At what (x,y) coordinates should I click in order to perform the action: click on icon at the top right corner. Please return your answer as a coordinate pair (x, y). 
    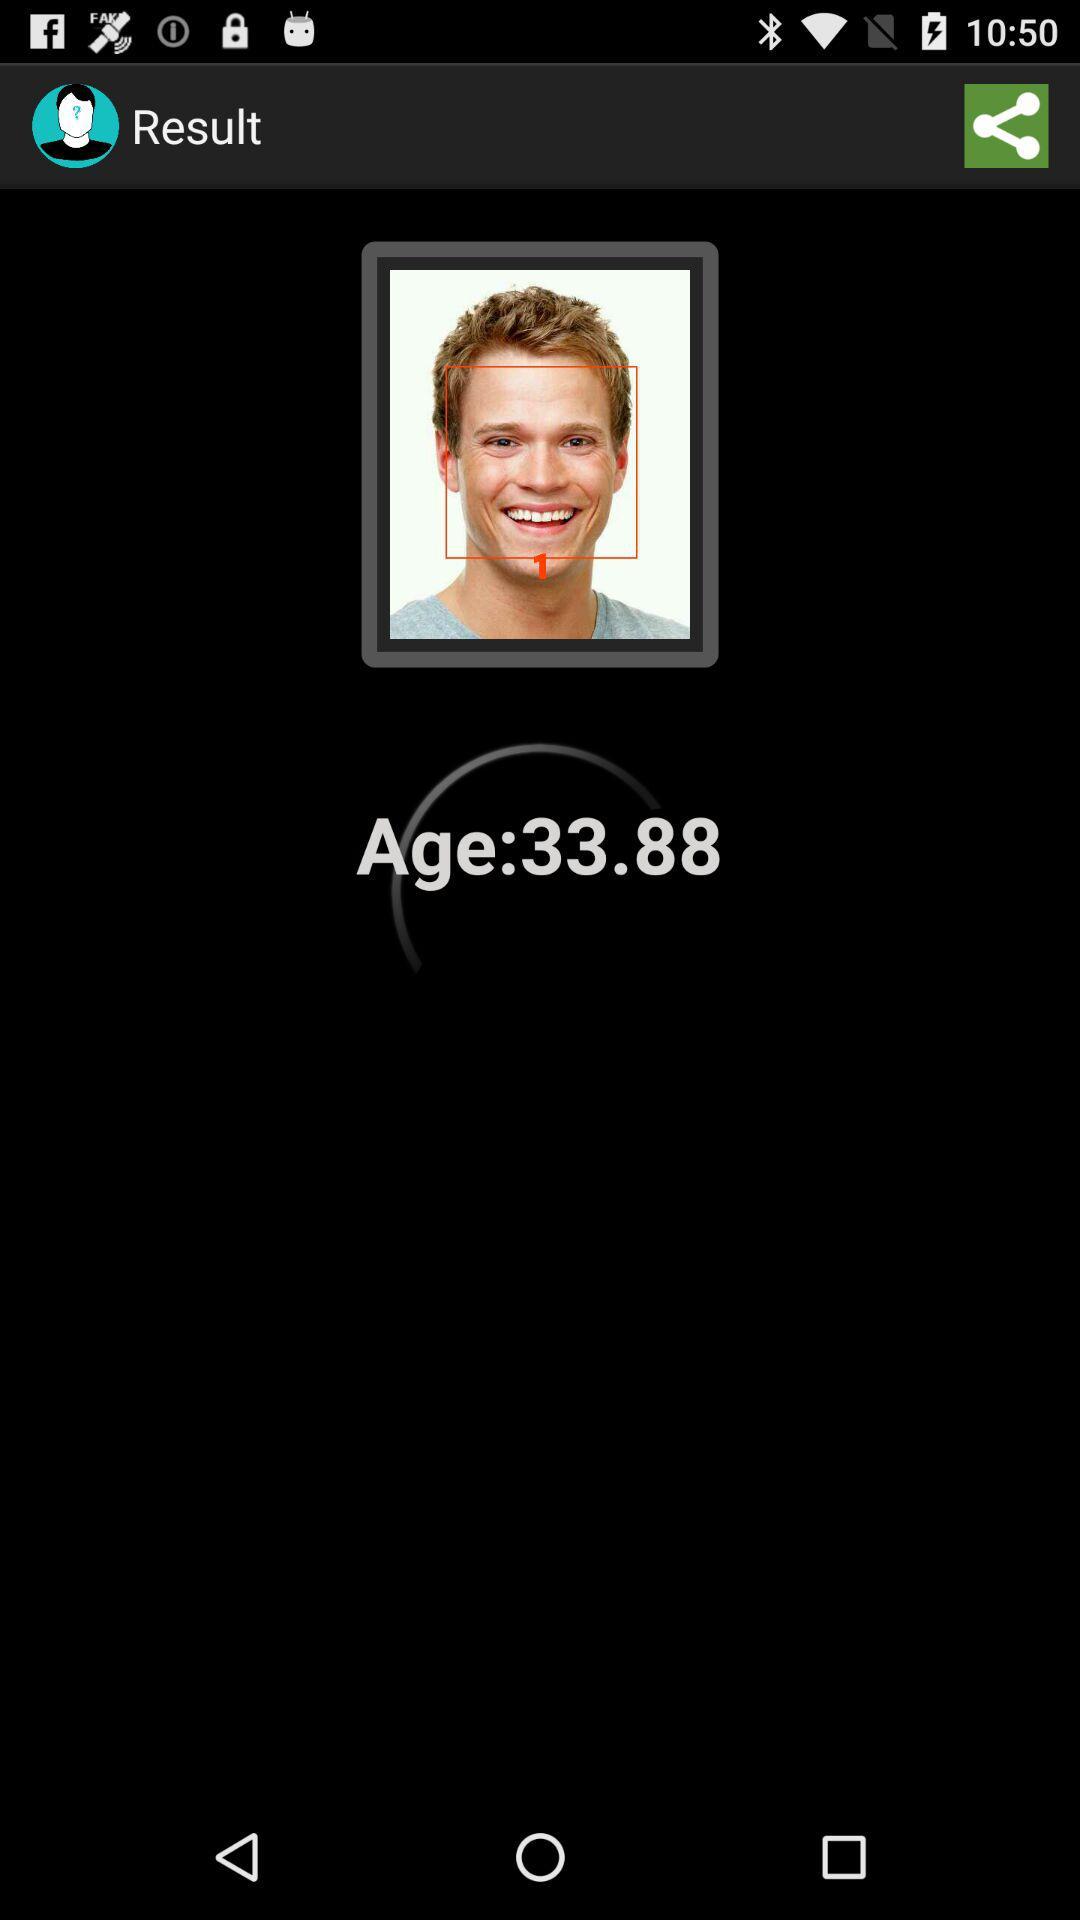
    Looking at the image, I should click on (1006, 124).